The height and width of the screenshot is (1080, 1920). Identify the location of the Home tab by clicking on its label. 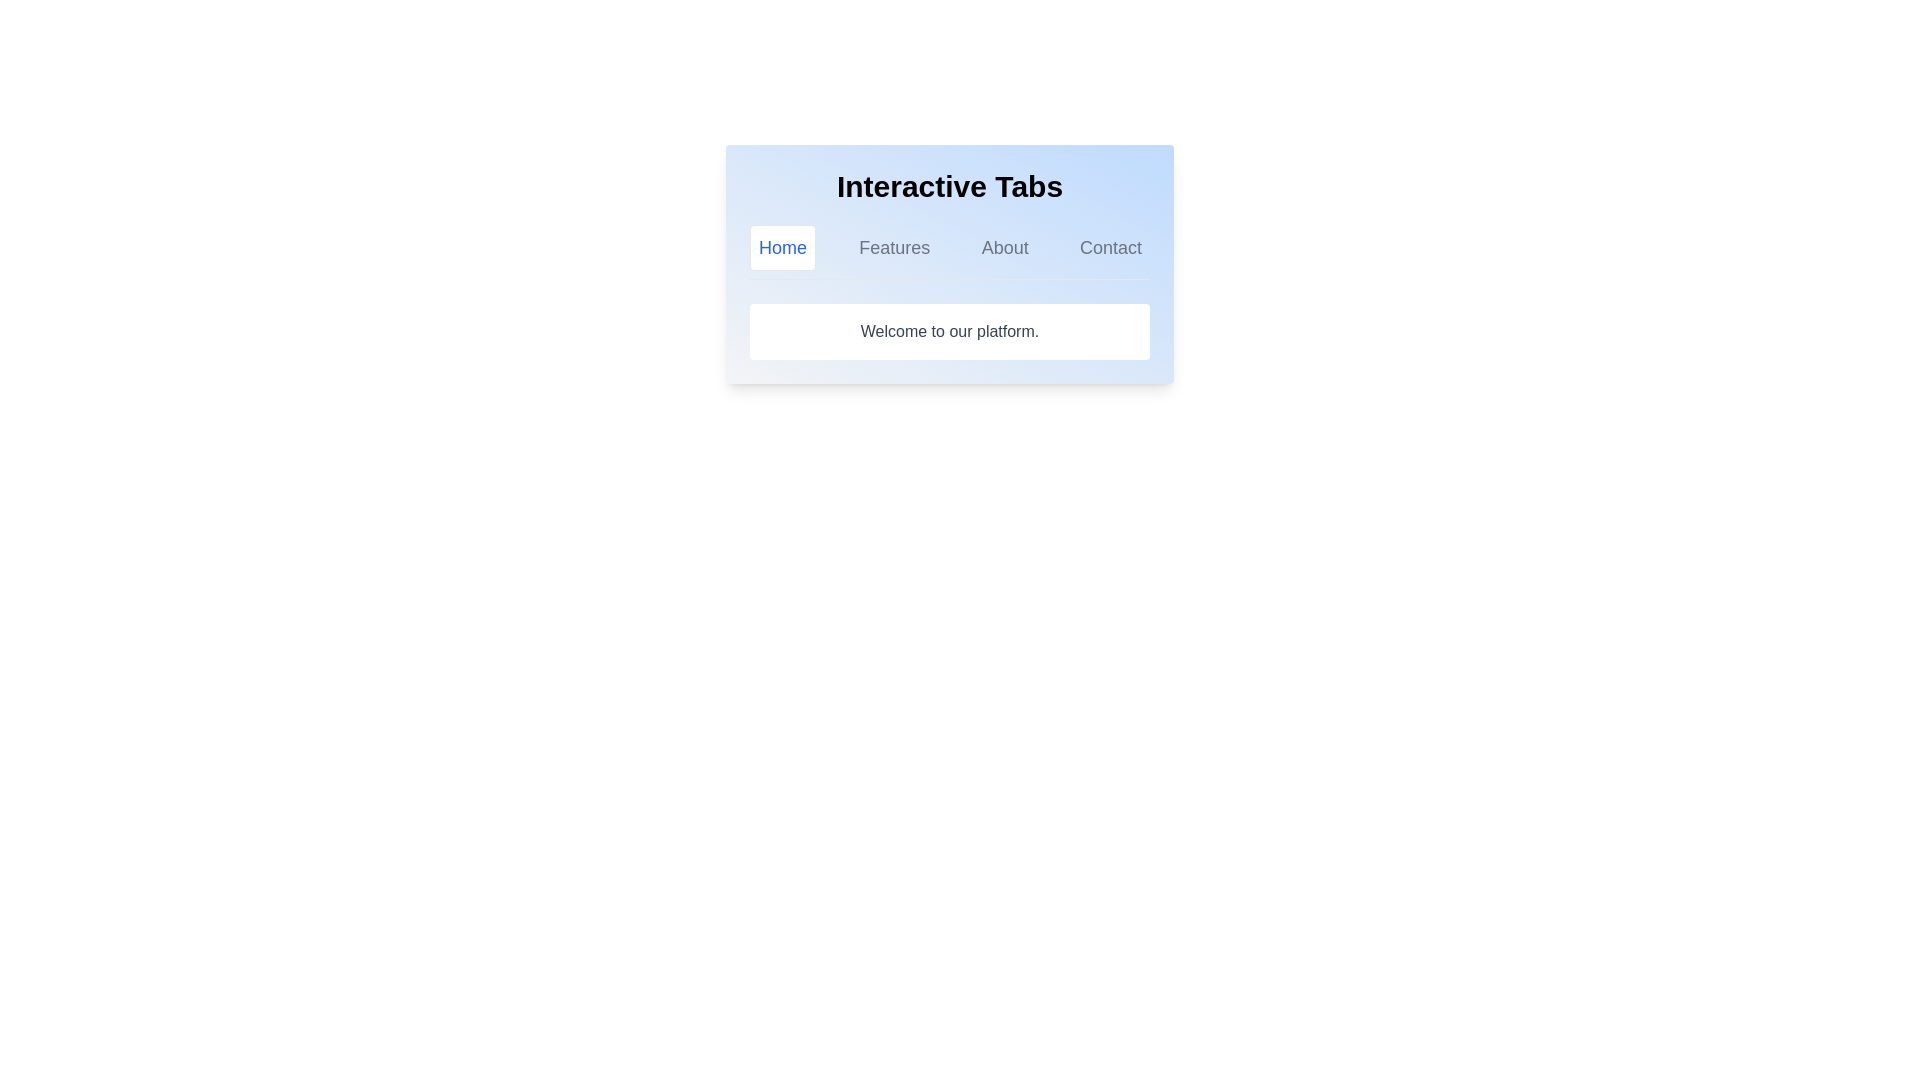
(781, 246).